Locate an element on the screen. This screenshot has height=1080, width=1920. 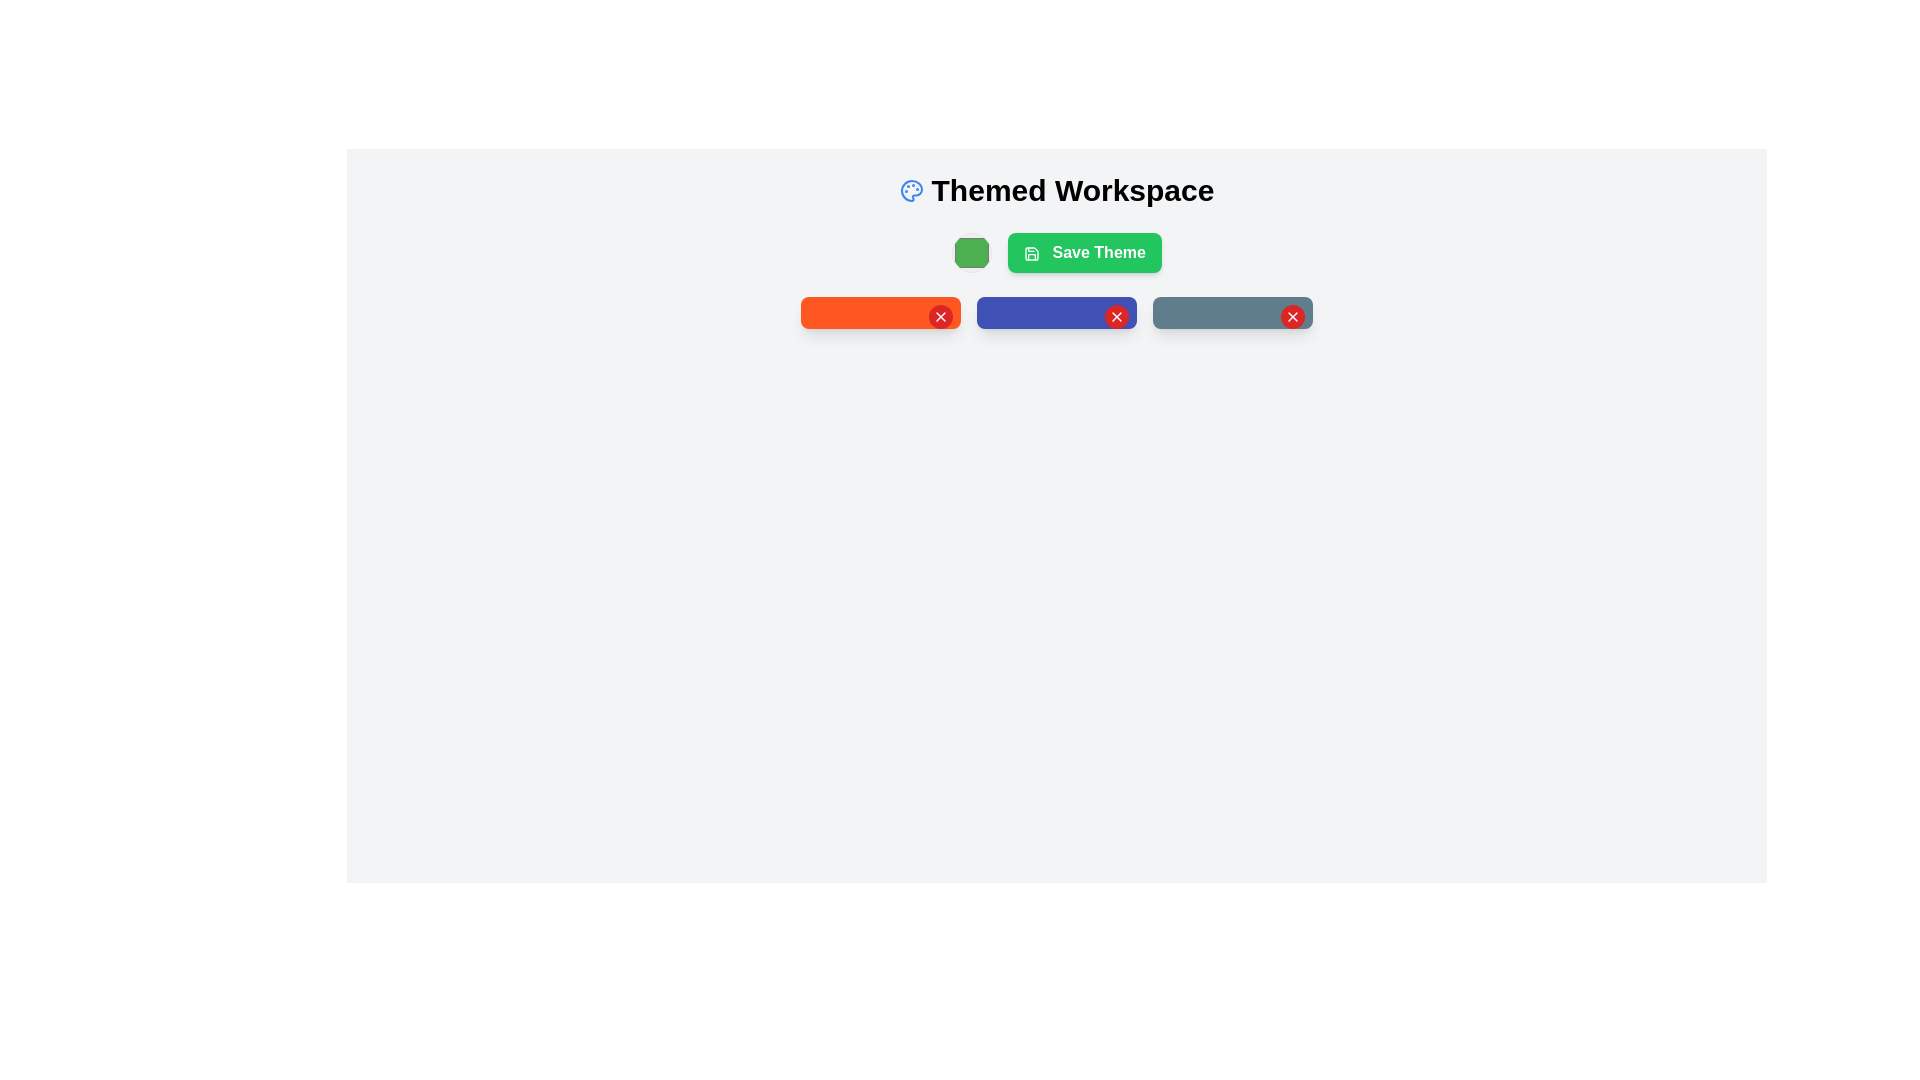
the main body of the save icon located within the 'Save Theme' button, positioned towards the left side of the text label is located at coordinates (1032, 252).